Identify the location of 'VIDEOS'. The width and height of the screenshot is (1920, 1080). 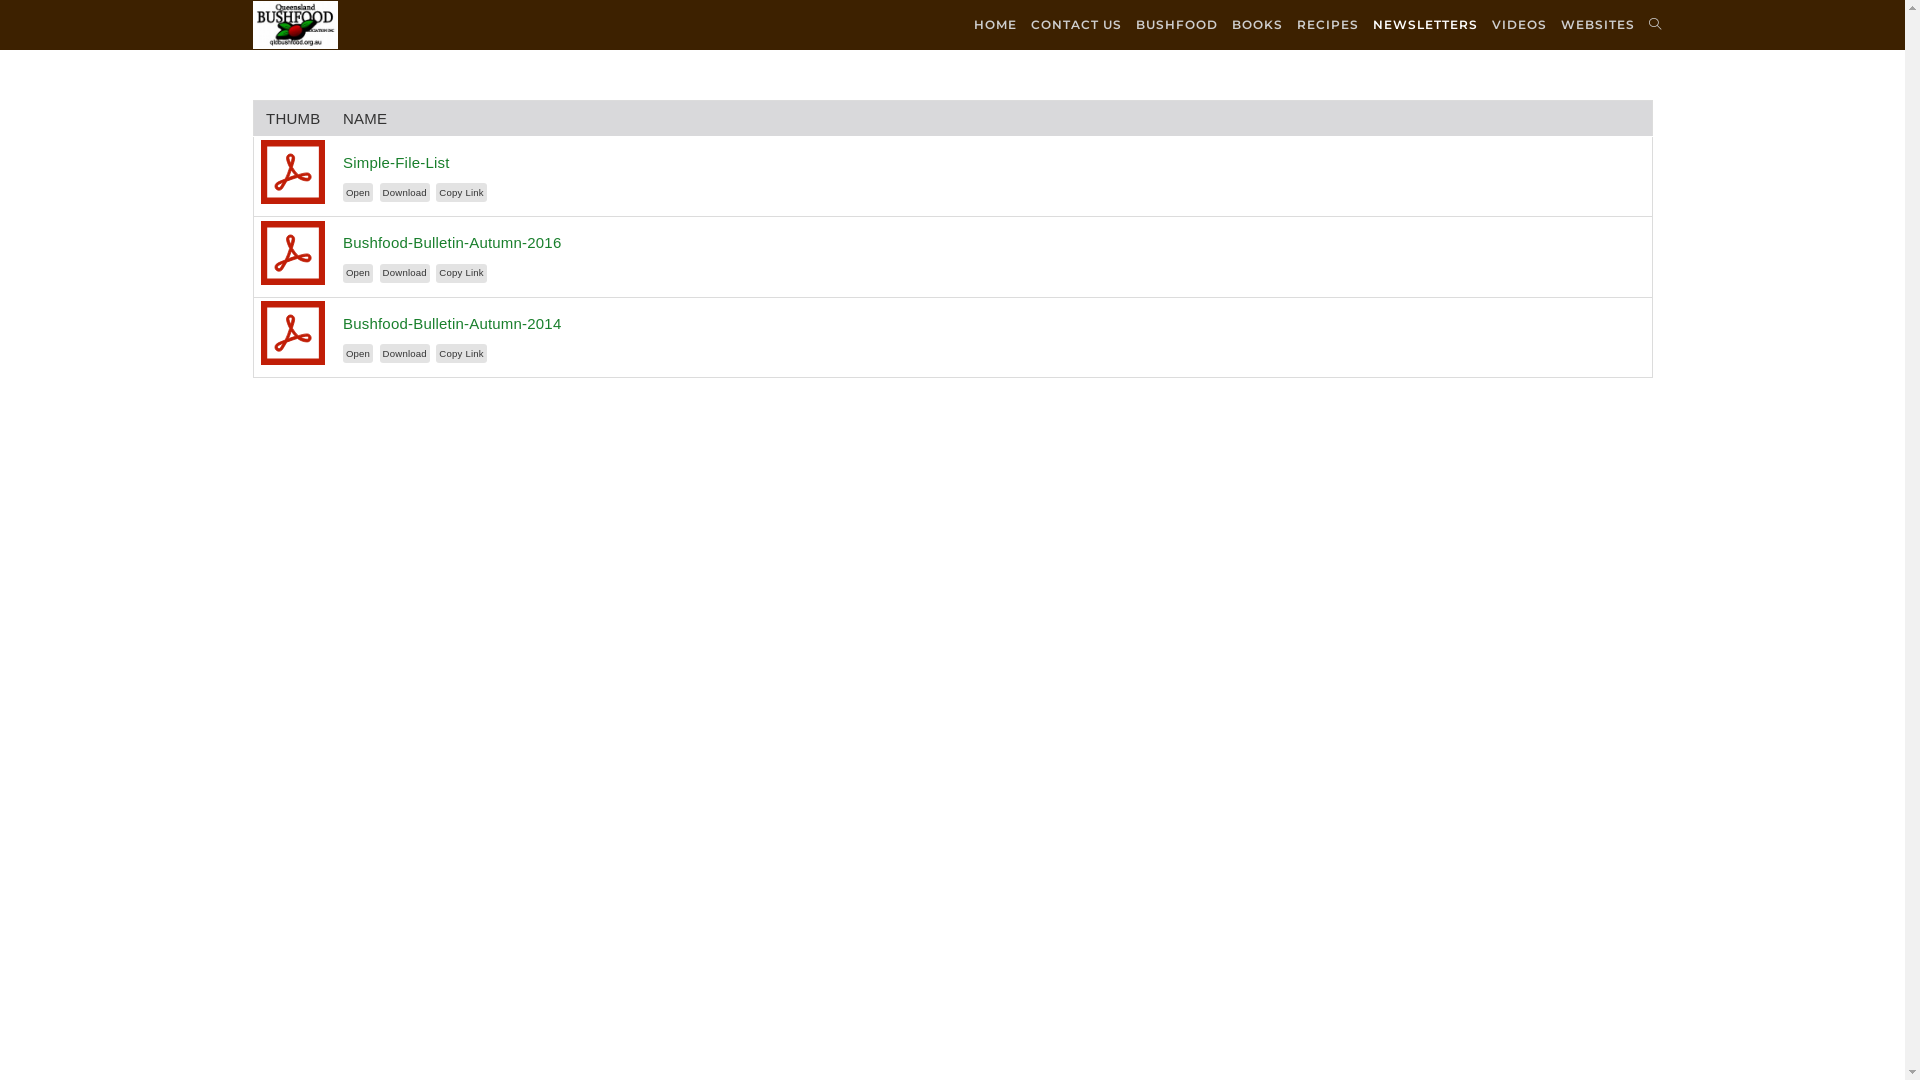
(1518, 24).